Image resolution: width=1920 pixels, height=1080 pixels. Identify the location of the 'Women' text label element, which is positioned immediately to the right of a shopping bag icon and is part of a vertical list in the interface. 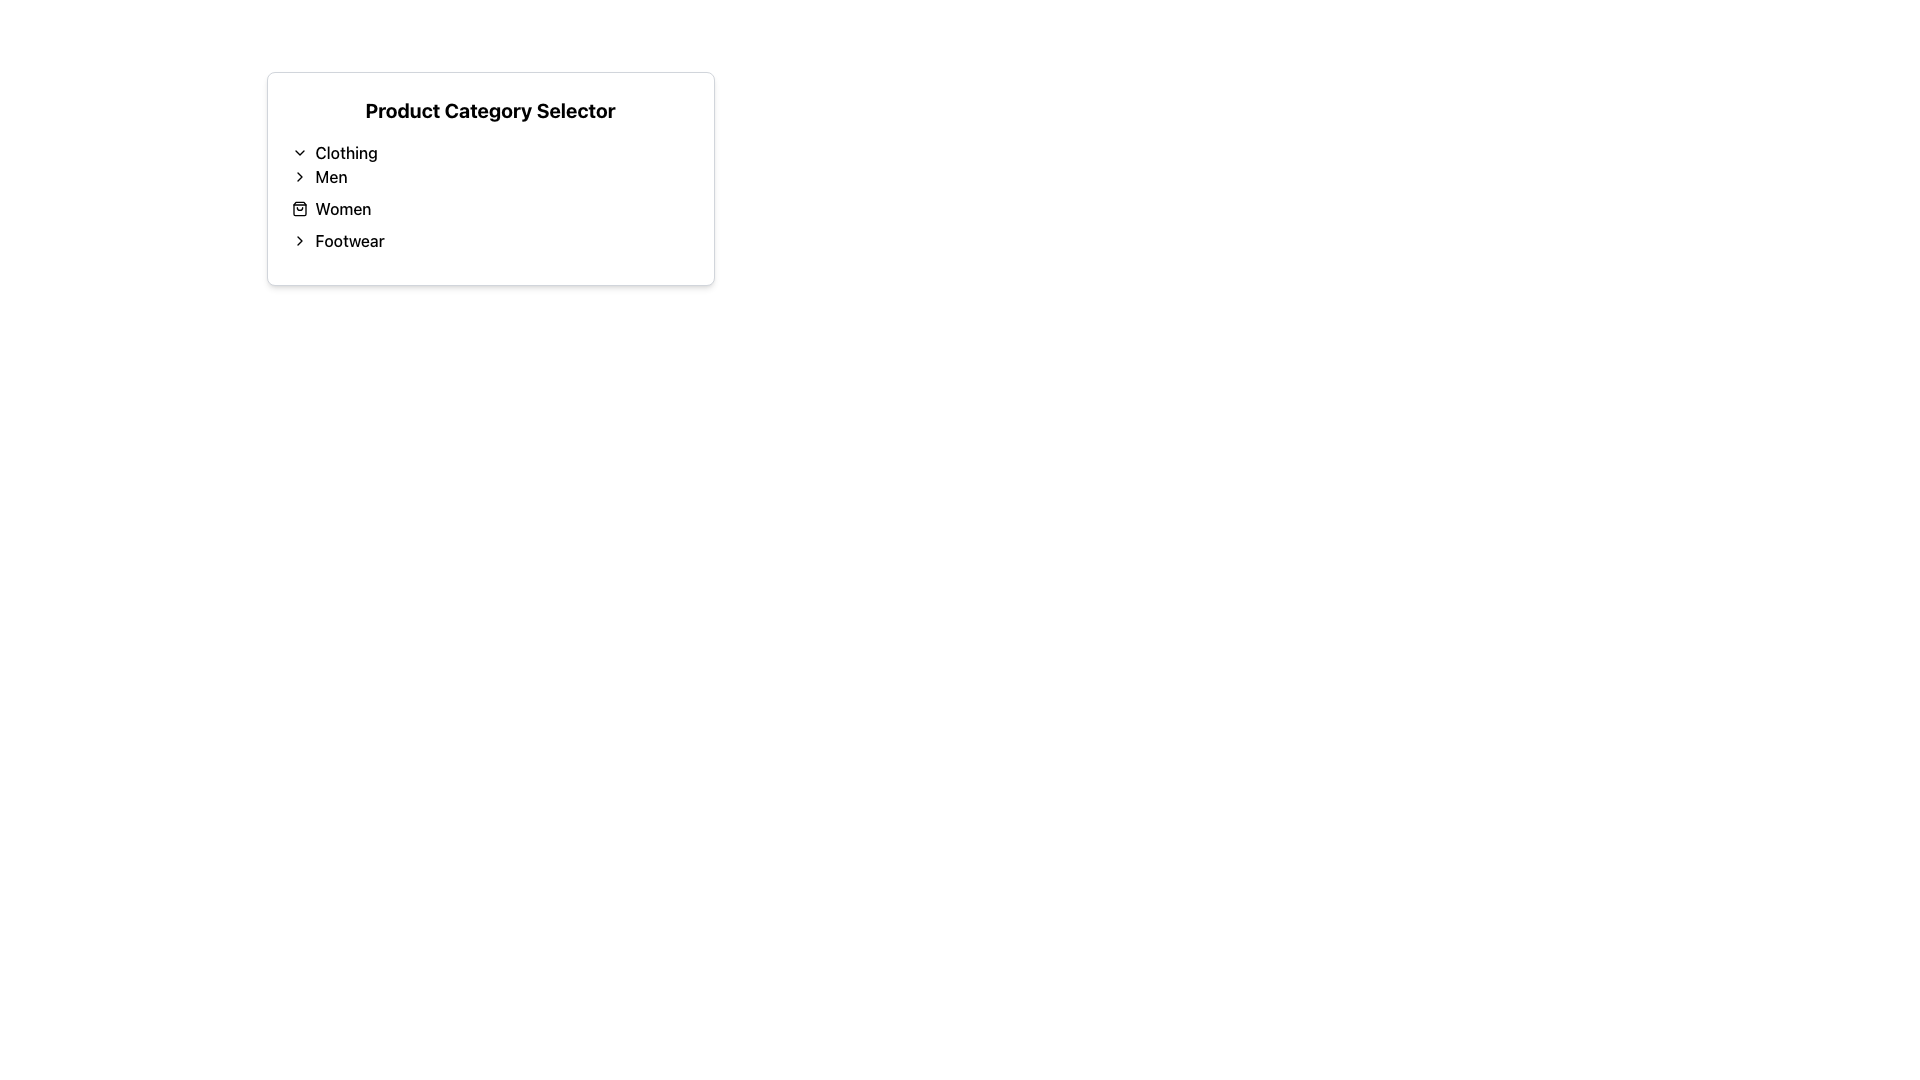
(343, 208).